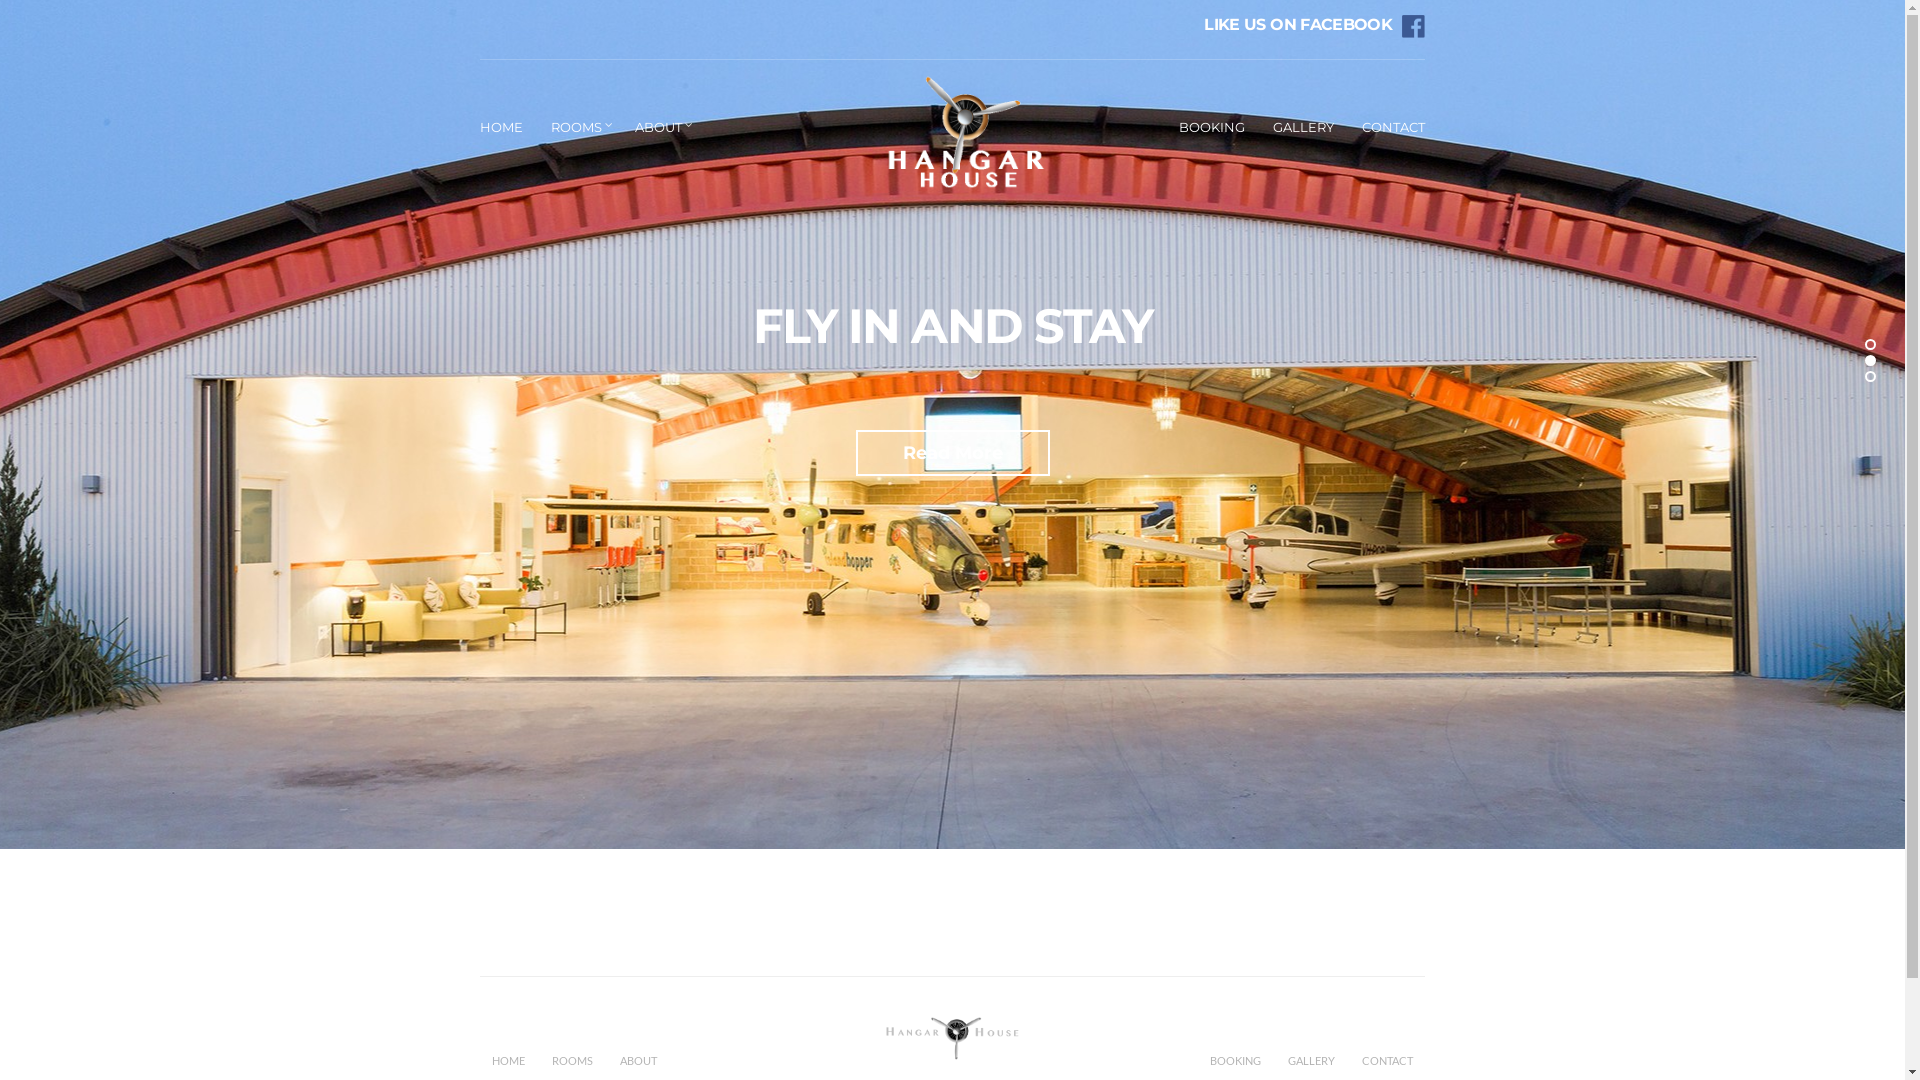 The height and width of the screenshot is (1080, 1920). Describe the element at coordinates (1303, 130) in the screenshot. I see `'GALLERY'` at that location.